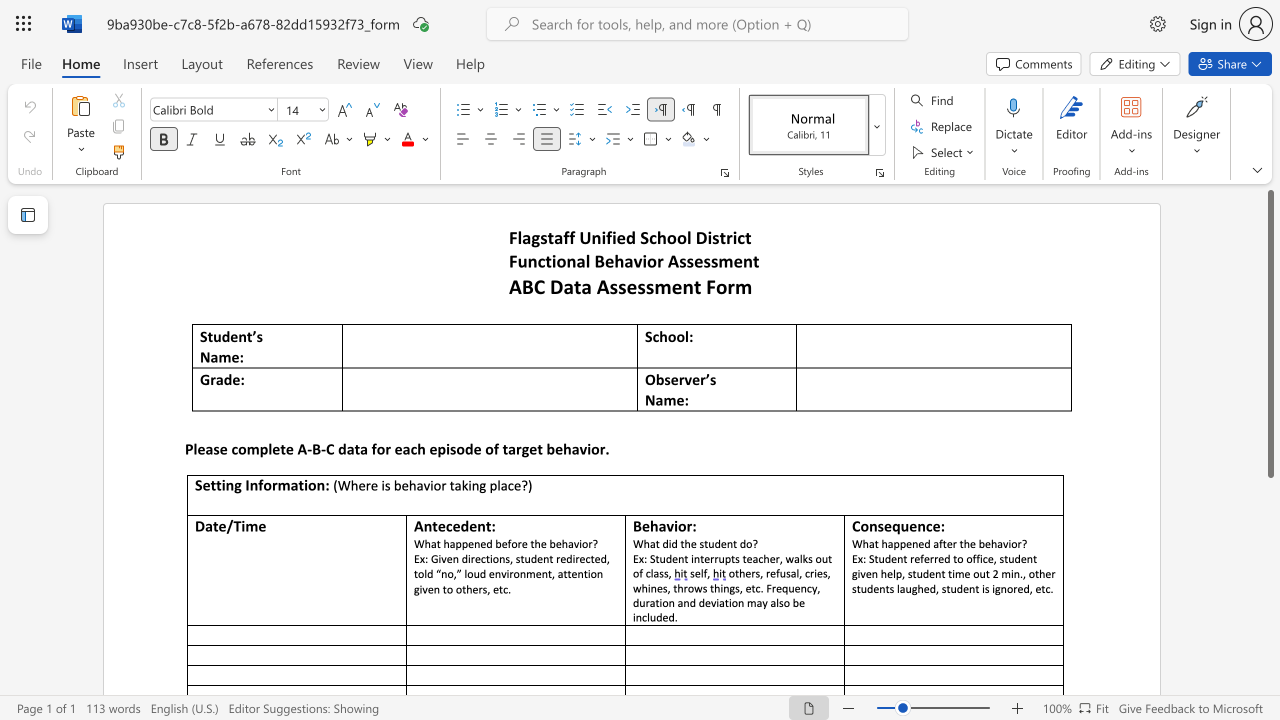 The image size is (1280, 720). I want to click on the 2th character "a" in the text, so click(627, 260).